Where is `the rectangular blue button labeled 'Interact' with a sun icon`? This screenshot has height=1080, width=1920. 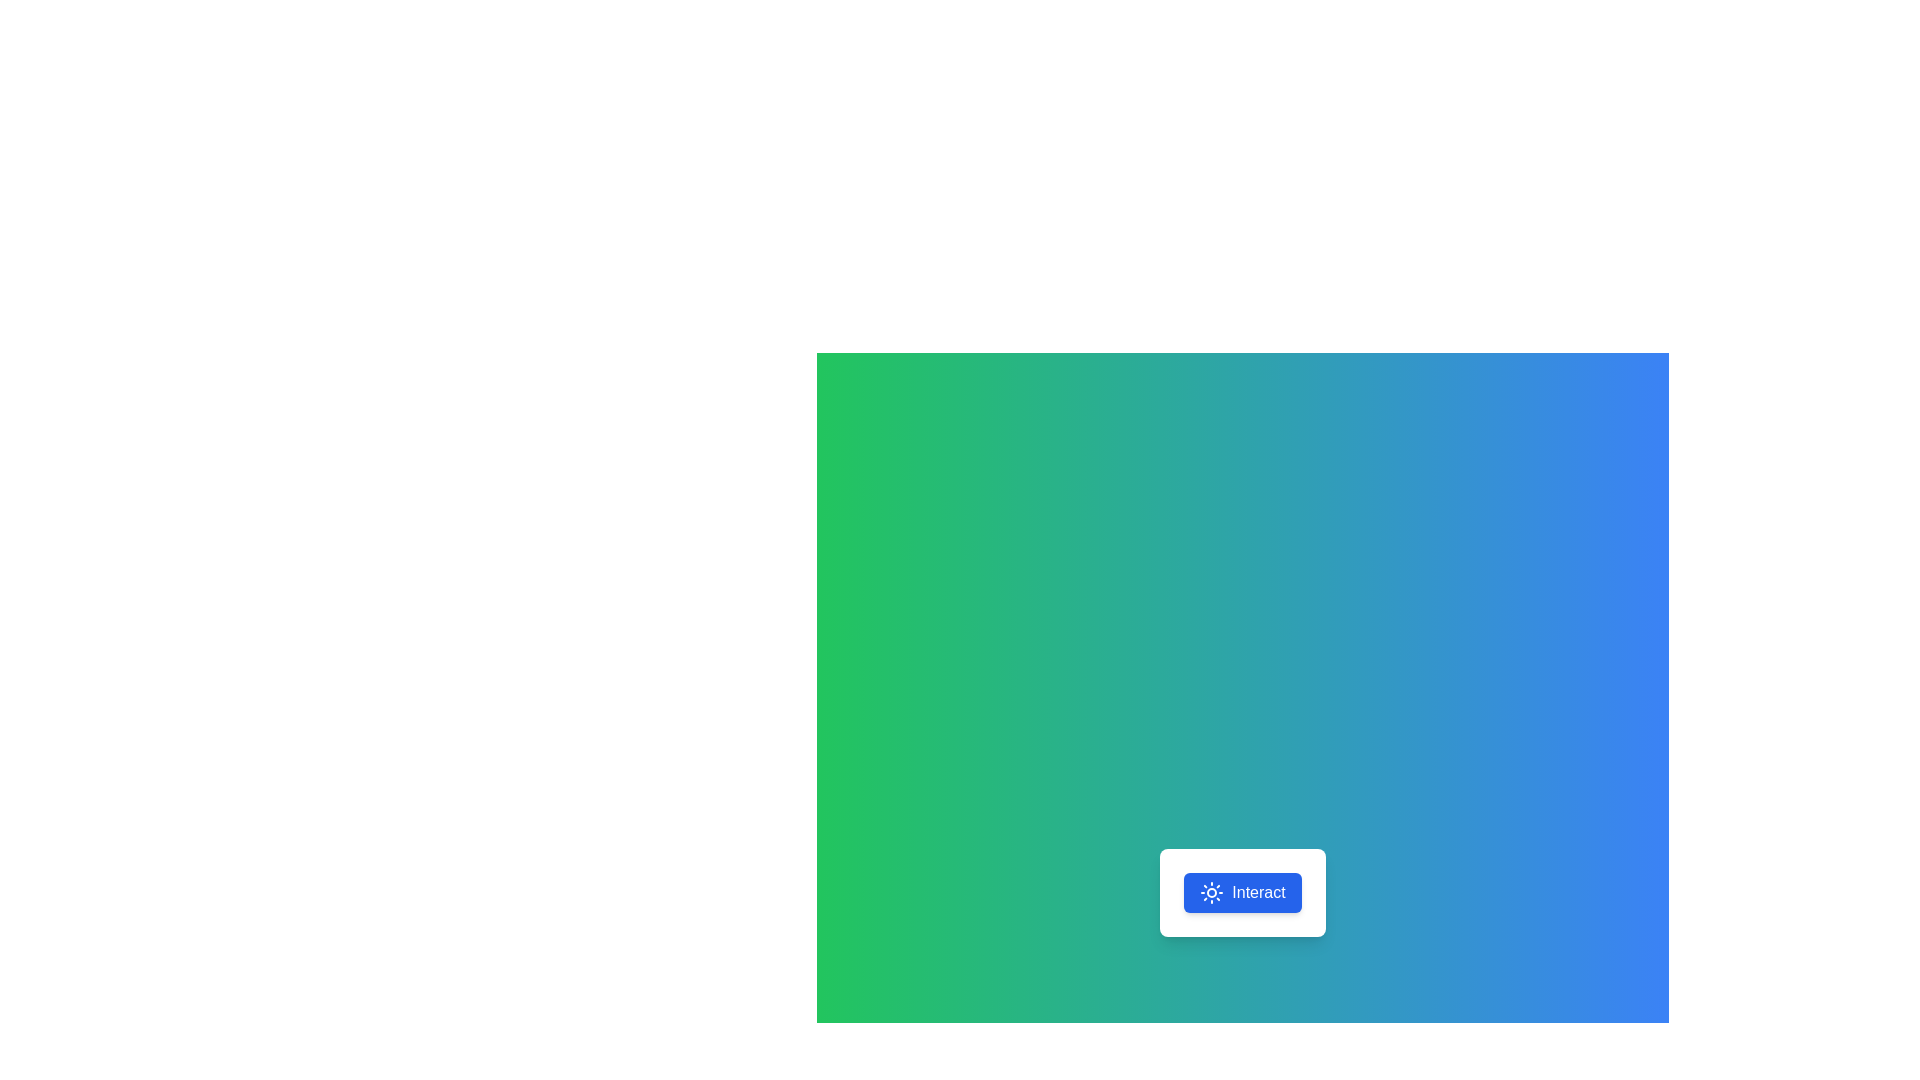 the rectangular blue button labeled 'Interact' with a sun icon is located at coordinates (1242, 891).